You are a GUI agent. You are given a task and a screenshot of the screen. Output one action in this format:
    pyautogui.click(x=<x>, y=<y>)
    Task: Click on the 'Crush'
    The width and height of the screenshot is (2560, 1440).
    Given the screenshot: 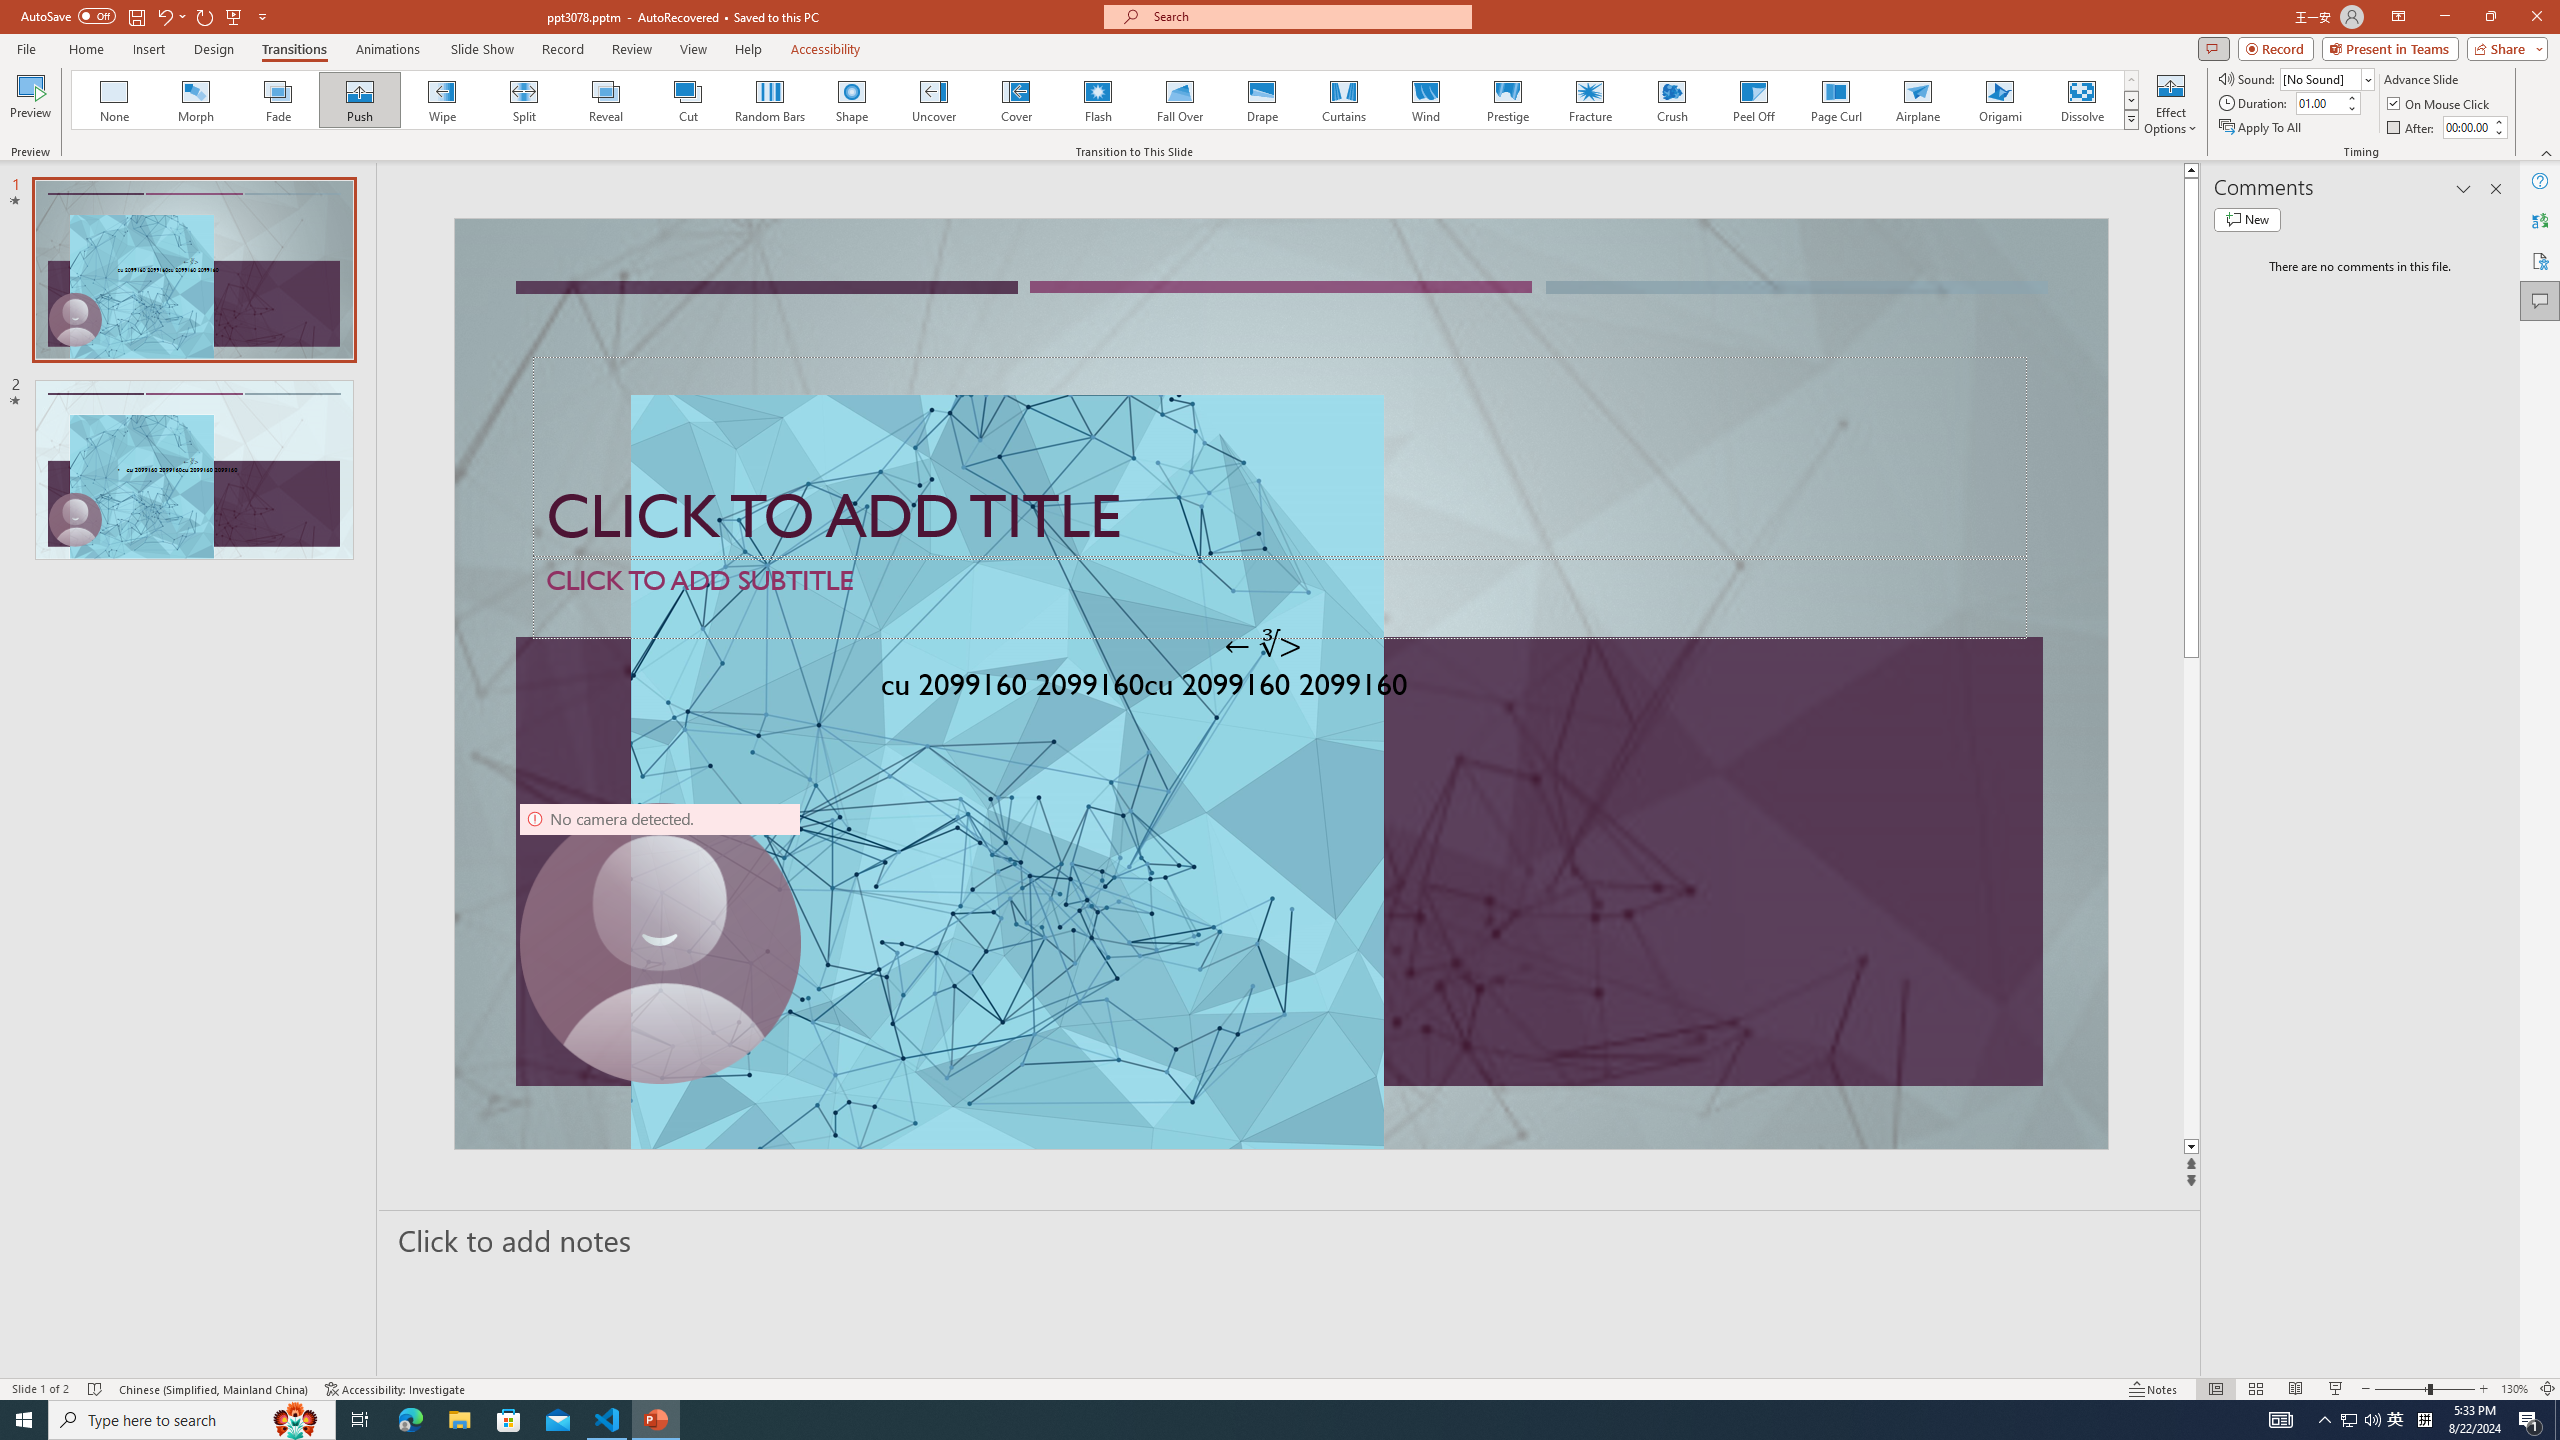 What is the action you would take?
    pyautogui.click(x=1671, y=99)
    